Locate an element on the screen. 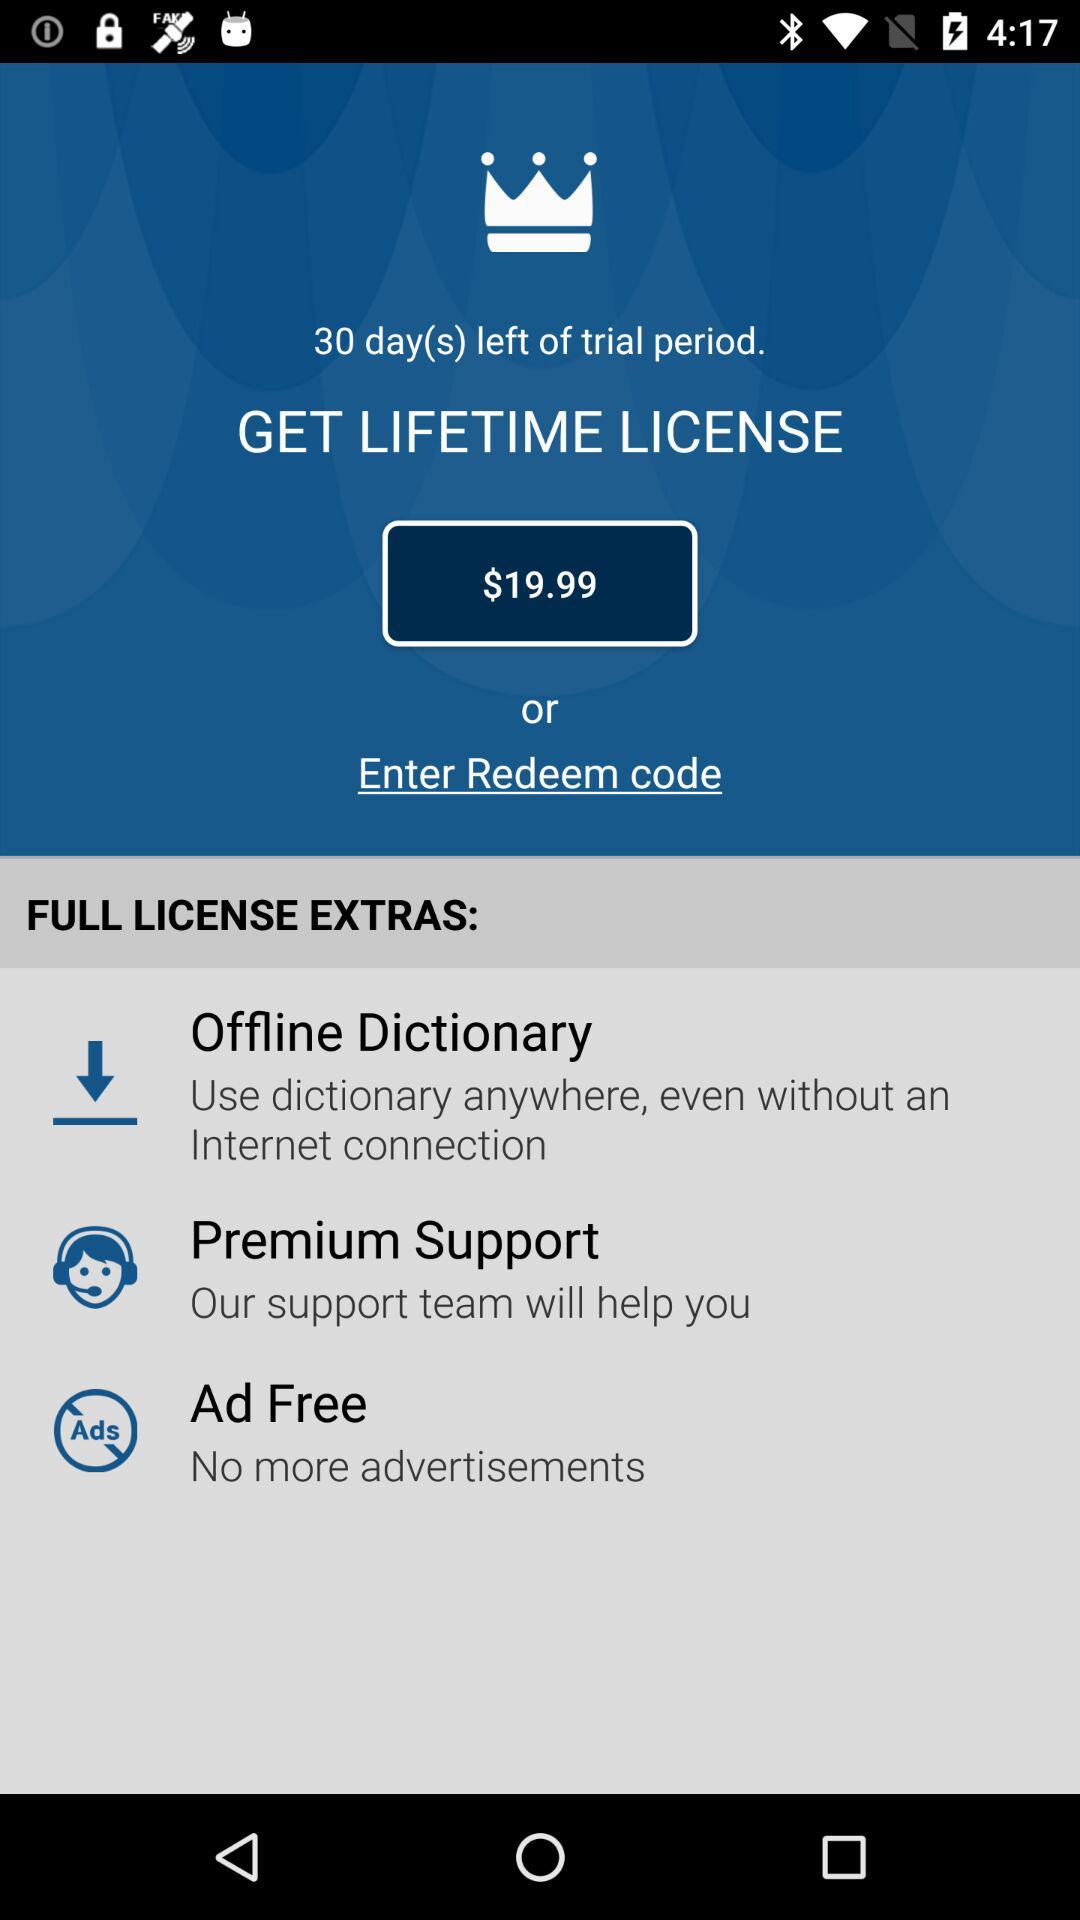 The width and height of the screenshot is (1080, 1920). the button above or is located at coordinates (540, 583).